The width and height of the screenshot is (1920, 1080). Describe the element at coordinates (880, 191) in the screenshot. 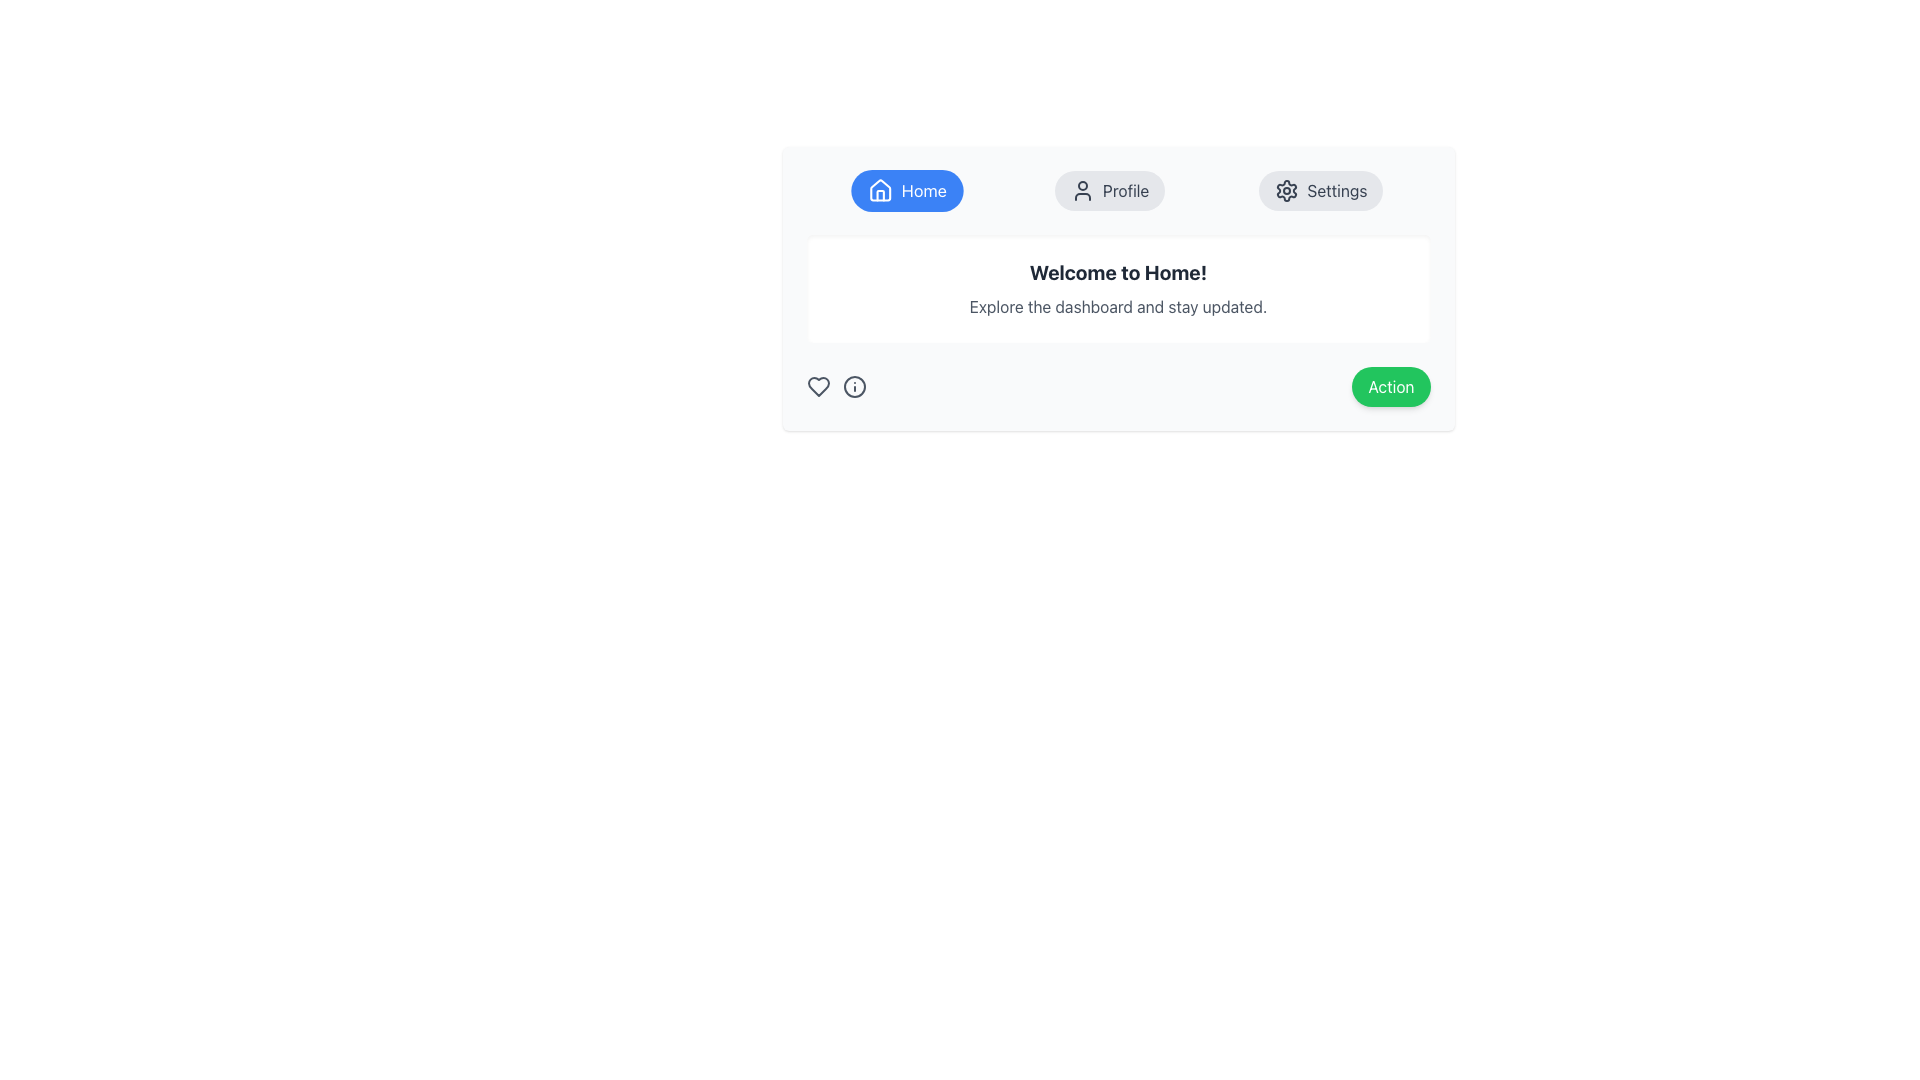

I see `the house icon with a blue background and white outline, located at the leftmost part of the 'Home' button in the navigation group` at that location.